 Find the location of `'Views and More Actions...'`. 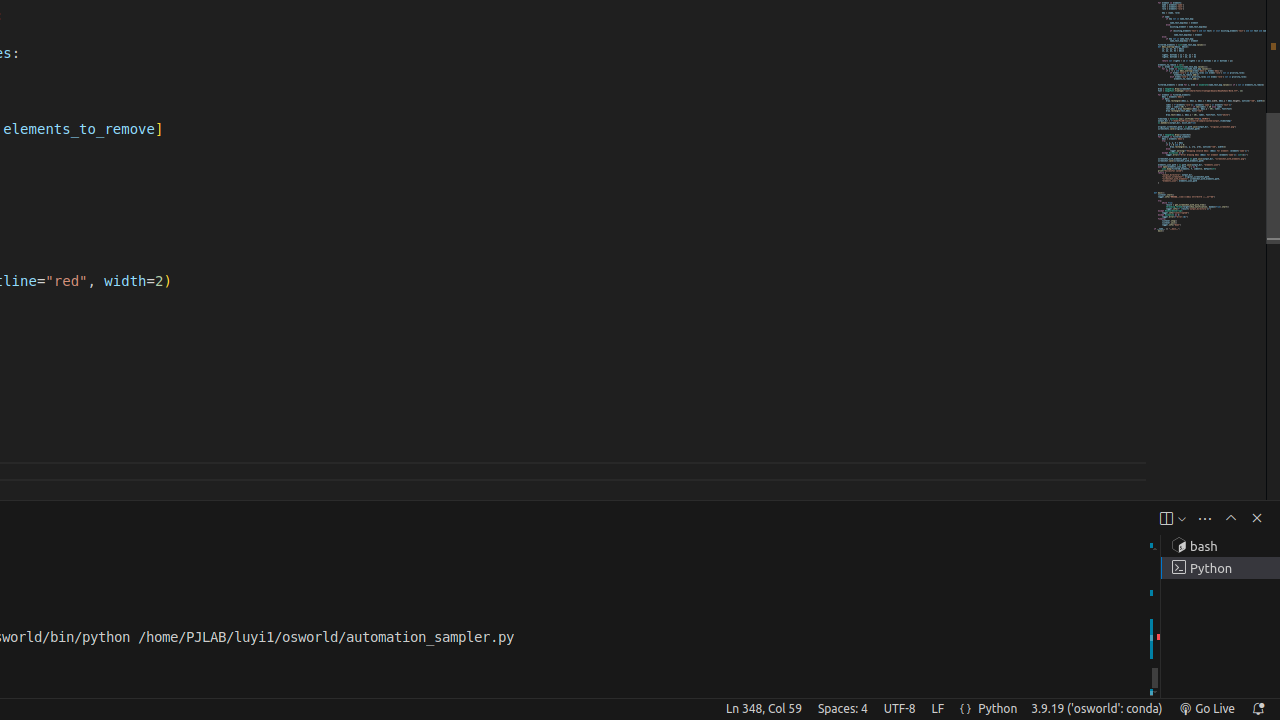

'Views and More Actions...' is located at coordinates (1203, 517).